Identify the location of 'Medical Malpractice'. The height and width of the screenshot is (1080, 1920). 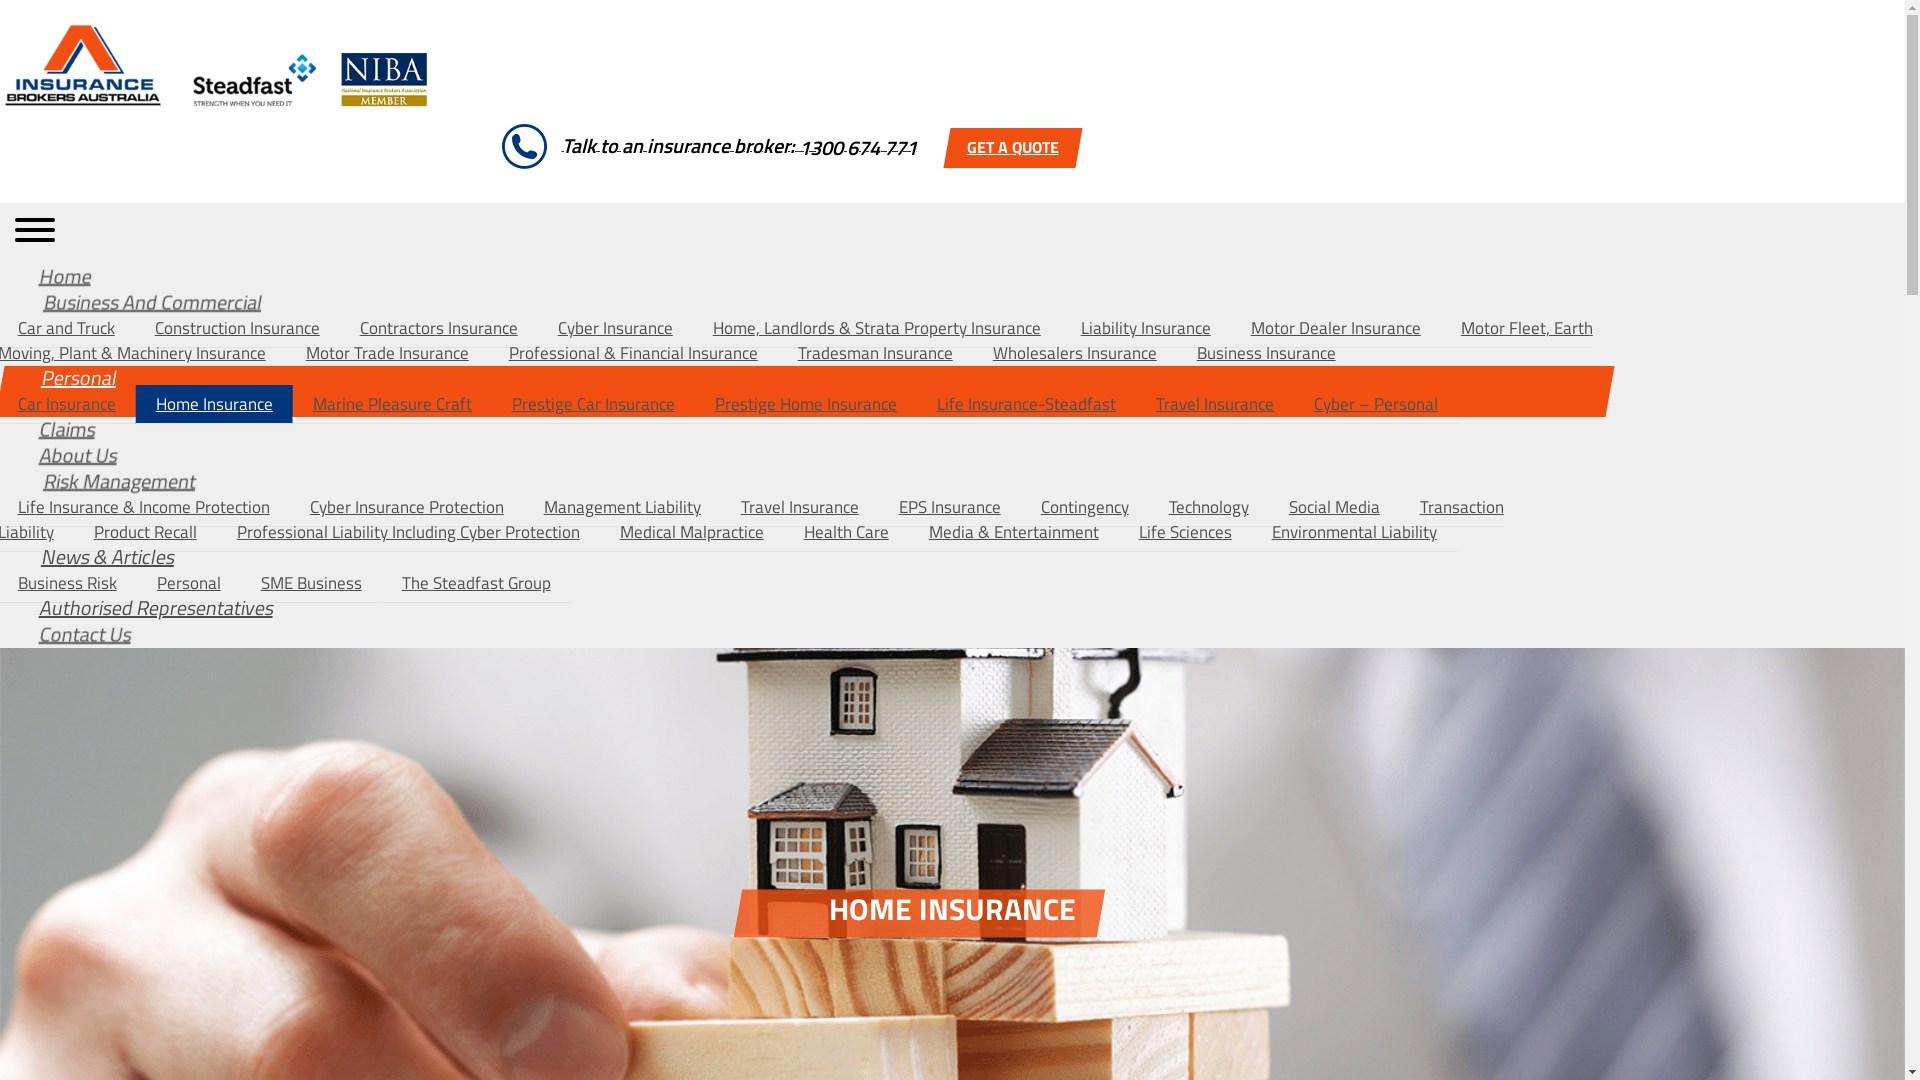
(691, 531).